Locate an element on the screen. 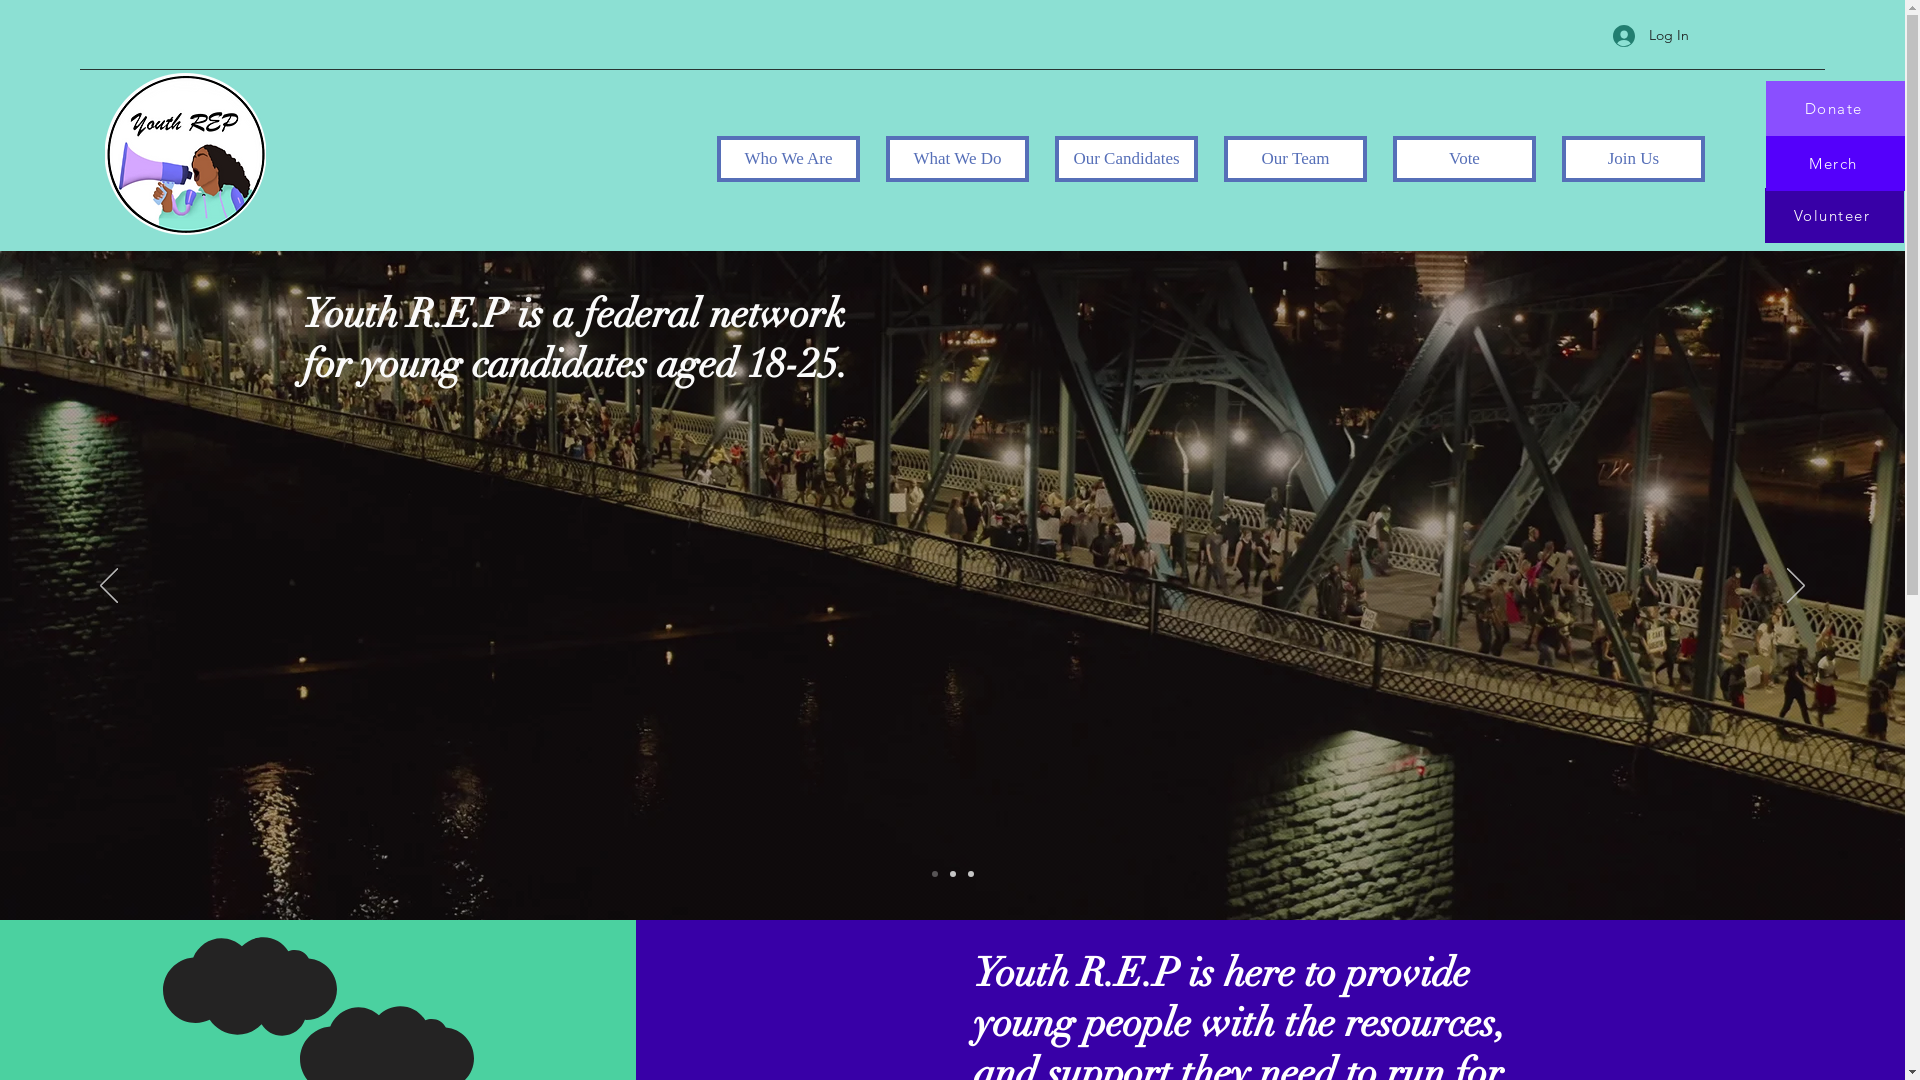 This screenshot has width=1920, height=1080. 'Our Team' is located at coordinates (1295, 157).